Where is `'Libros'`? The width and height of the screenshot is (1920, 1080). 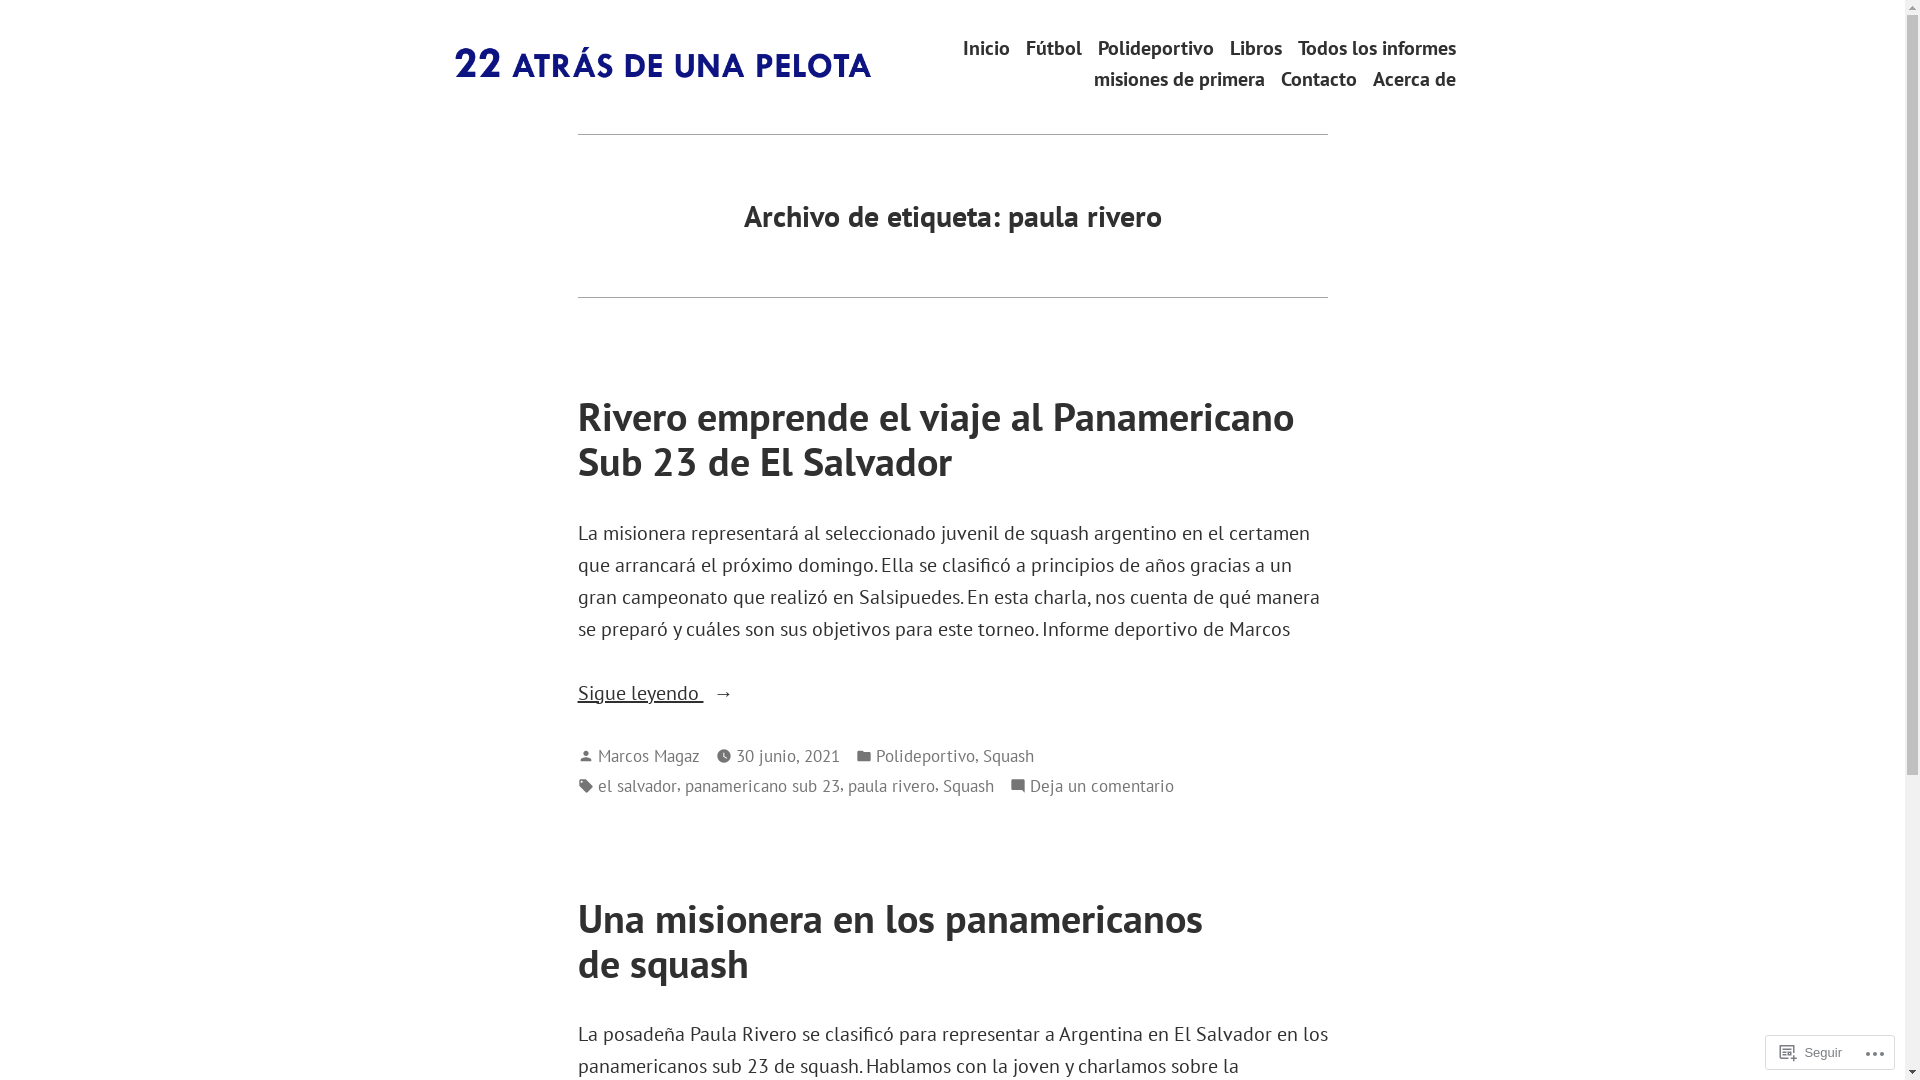 'Libros' is located at coordinates (1228, 46).